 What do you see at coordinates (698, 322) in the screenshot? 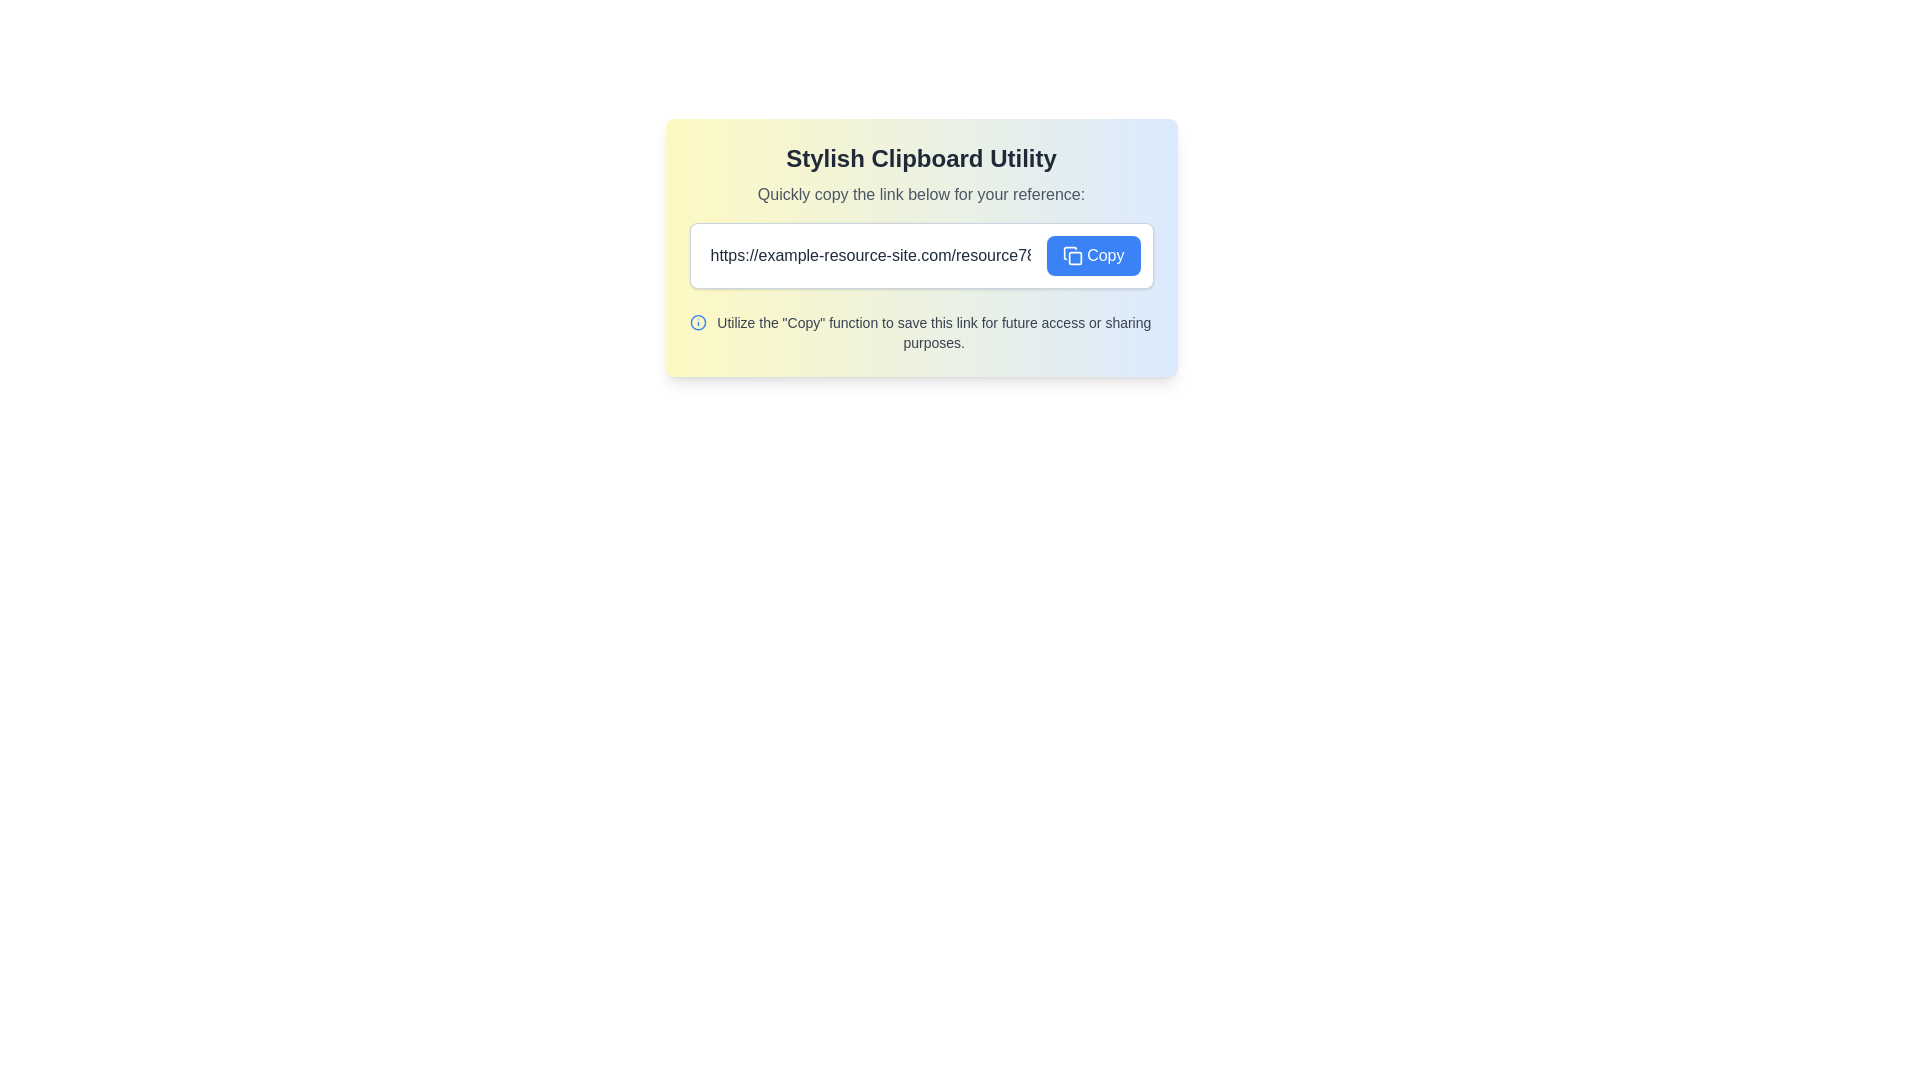
I see `the informational icon located to the left of the text block that reads 'Utilize the "Copy" function` at bounding box center [698, 322].